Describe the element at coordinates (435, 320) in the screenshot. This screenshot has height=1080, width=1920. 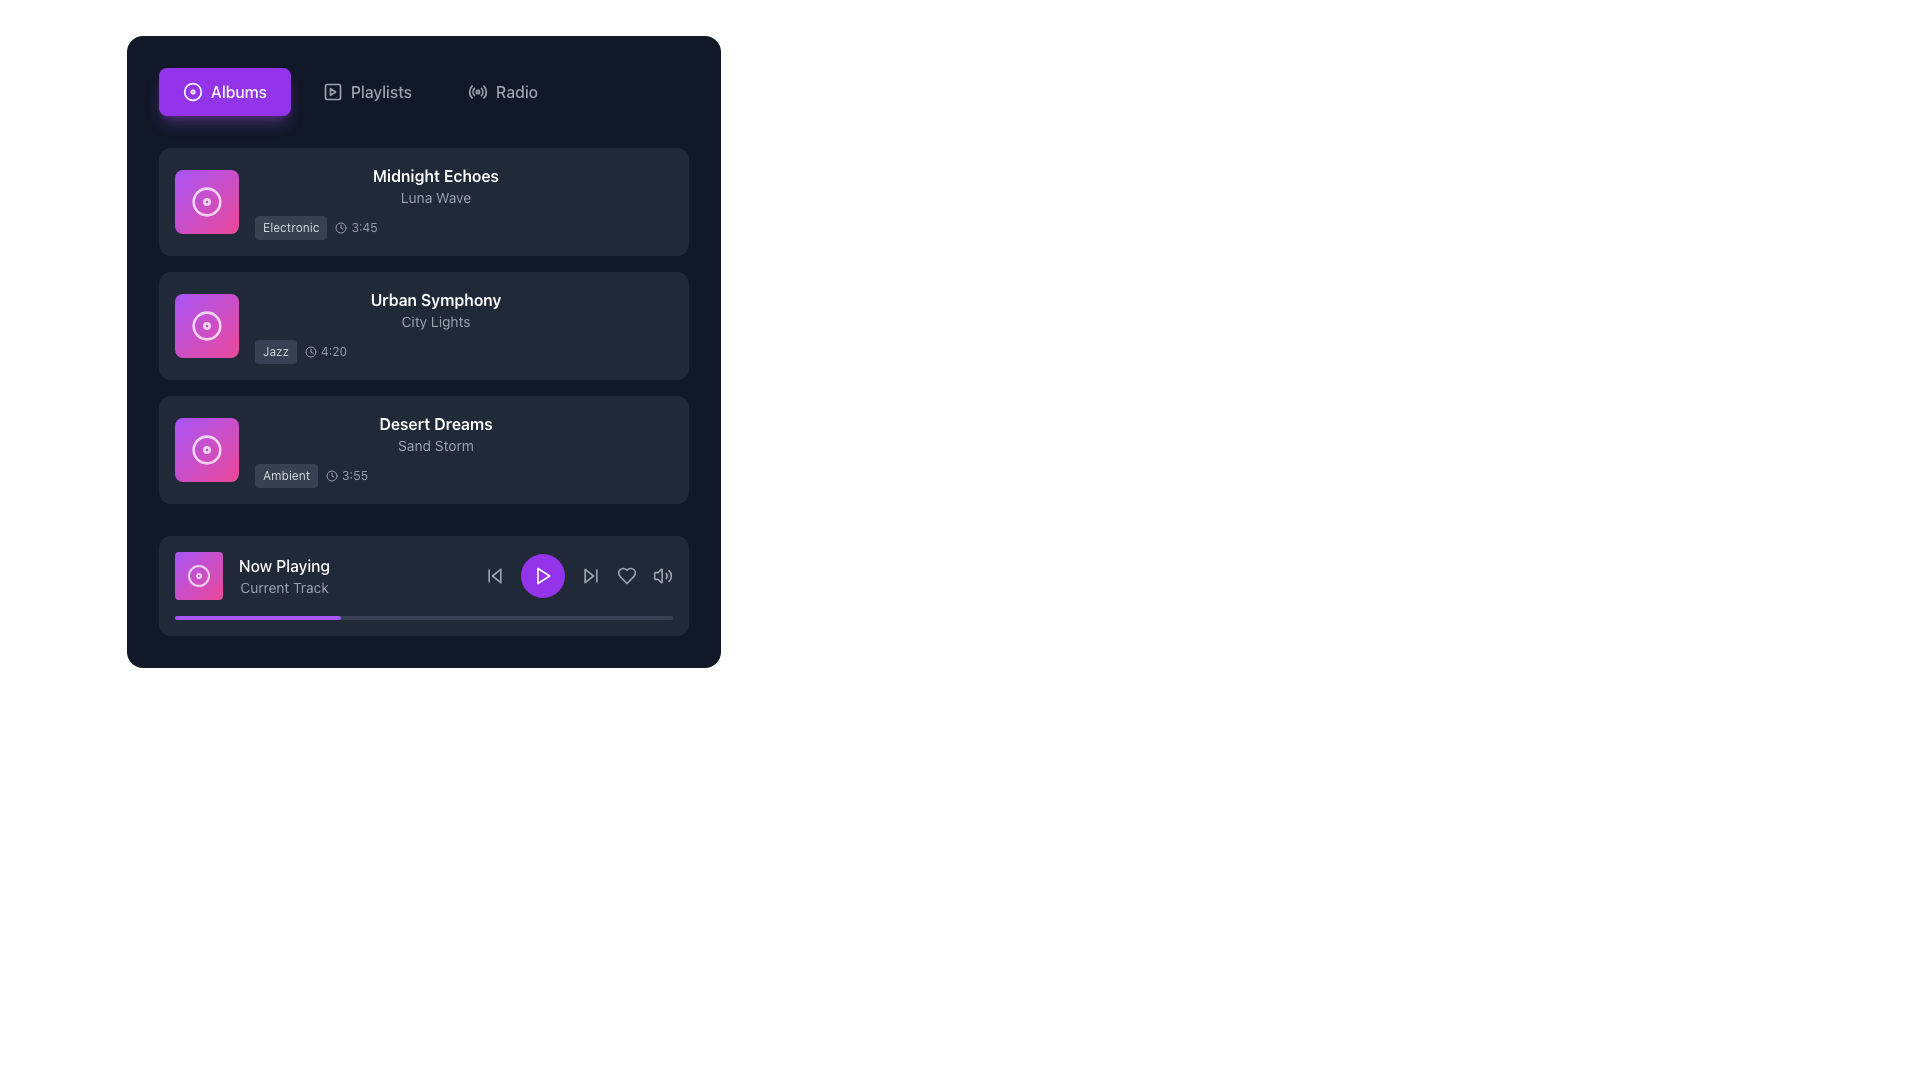
I see `descriptive text label located beneath the title 'Urban Symphony', which indicates details about the music track` at that location.